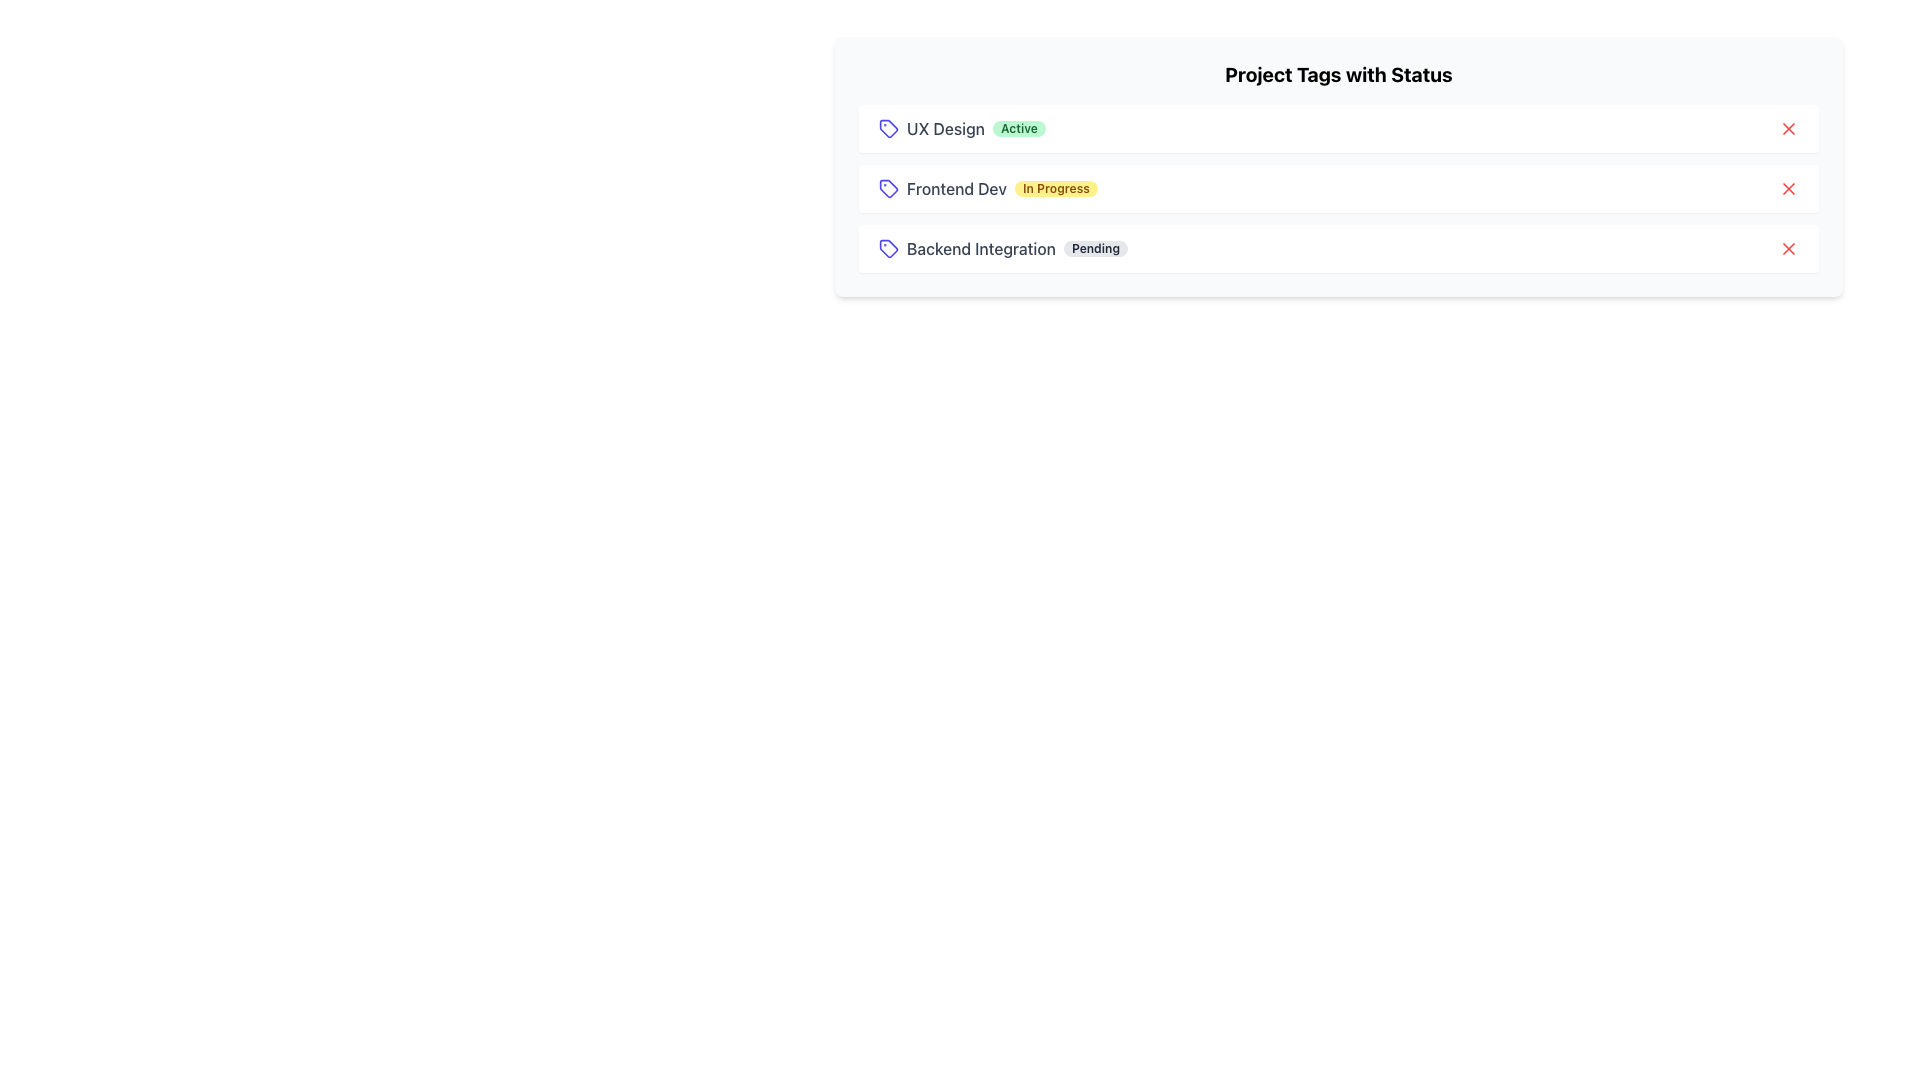  Describe the element at coordinates (1003, 248) in the screenshot. I see `the status tag 'Pending' of the list item labeled 'Backend Integration' to interact with it` at that location.